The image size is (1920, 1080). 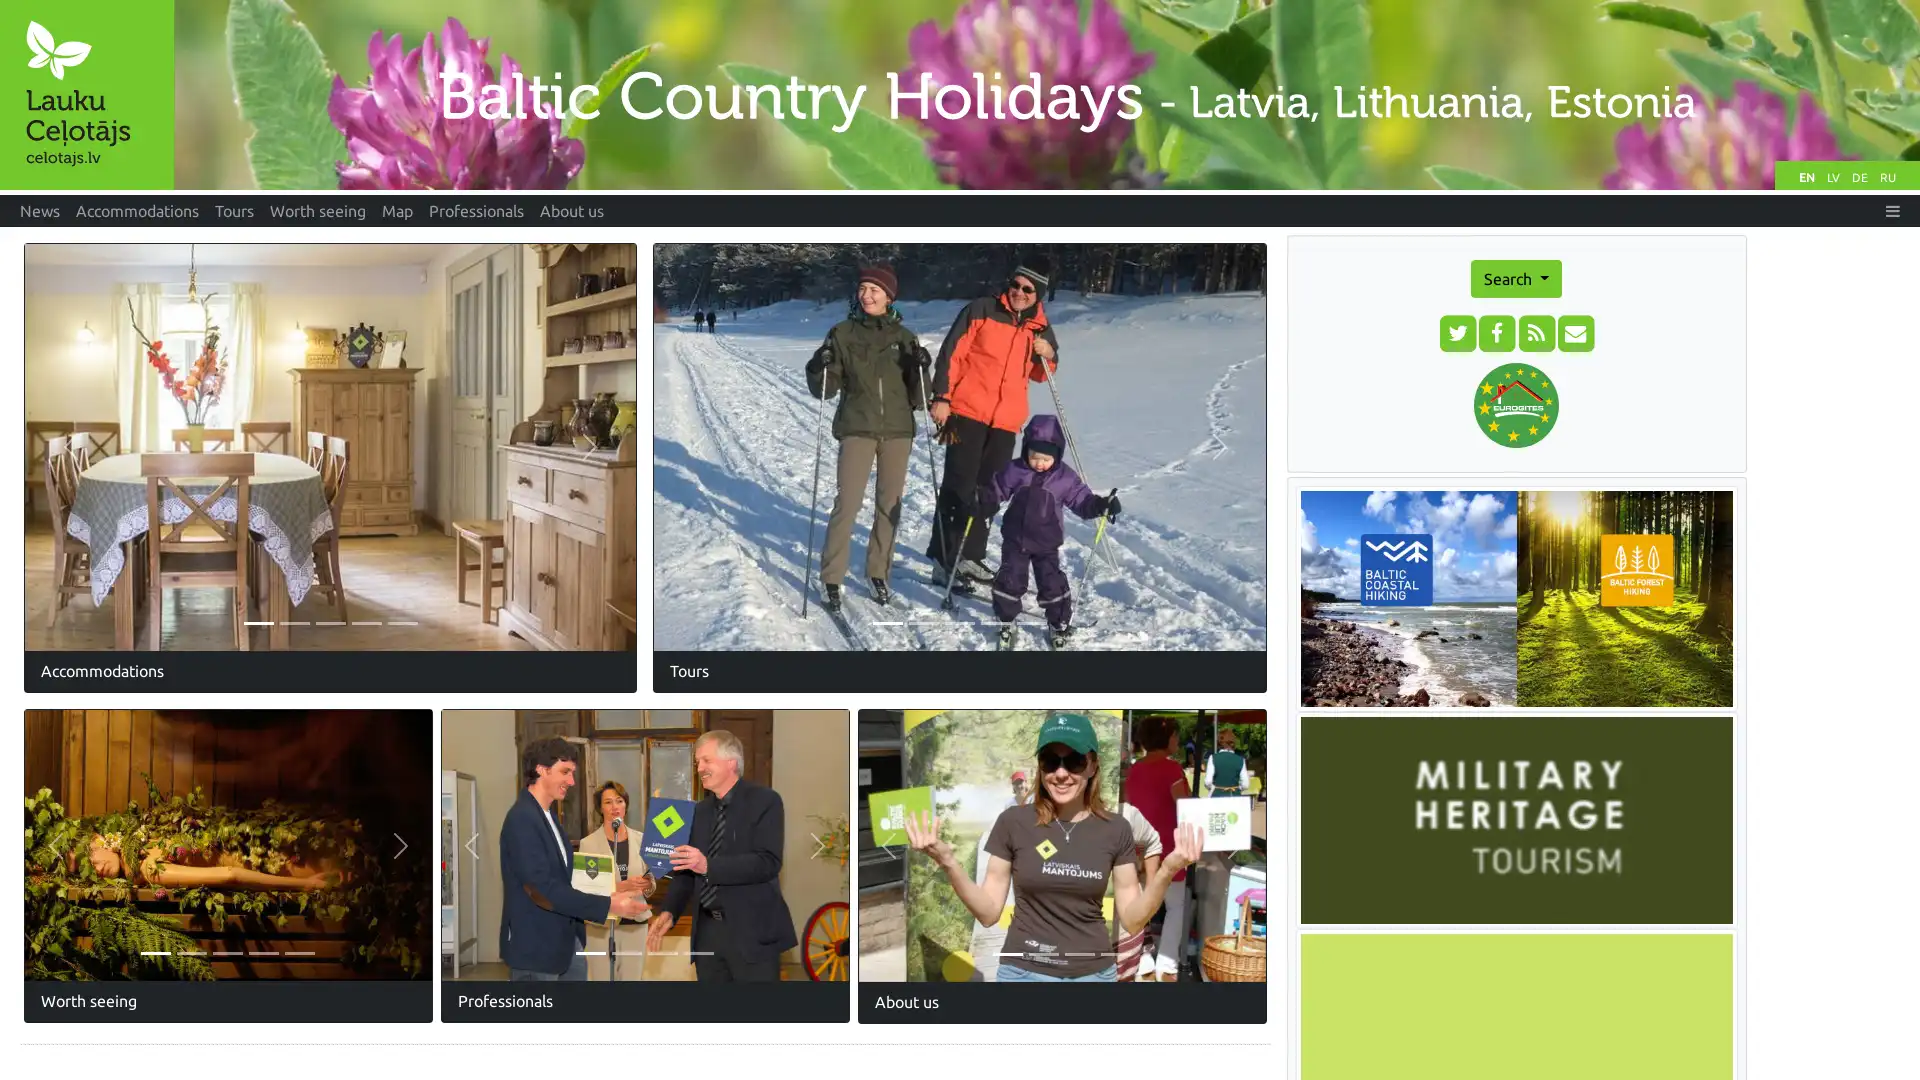 I want to click on Next, so click(x=1218, y=446).